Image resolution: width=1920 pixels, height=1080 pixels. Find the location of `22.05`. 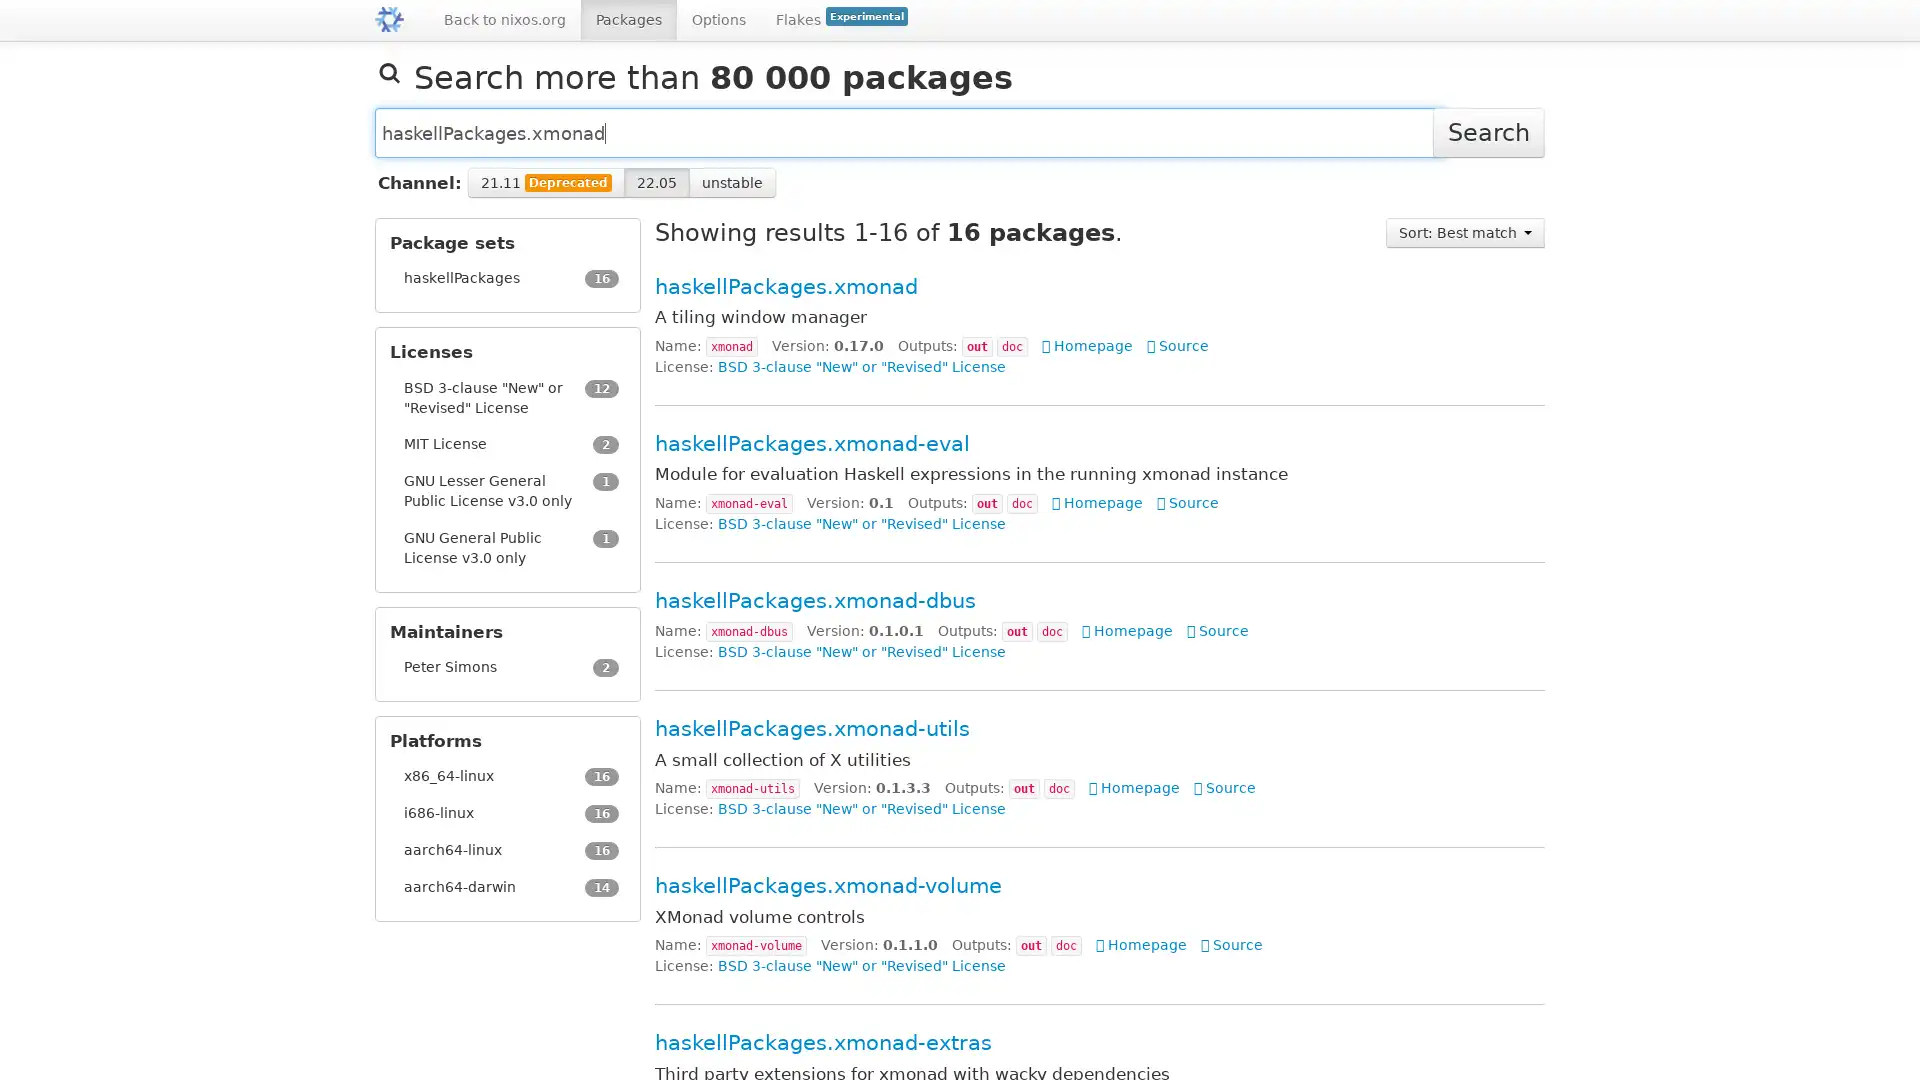

22.05 is located at coordinates (657, 182).